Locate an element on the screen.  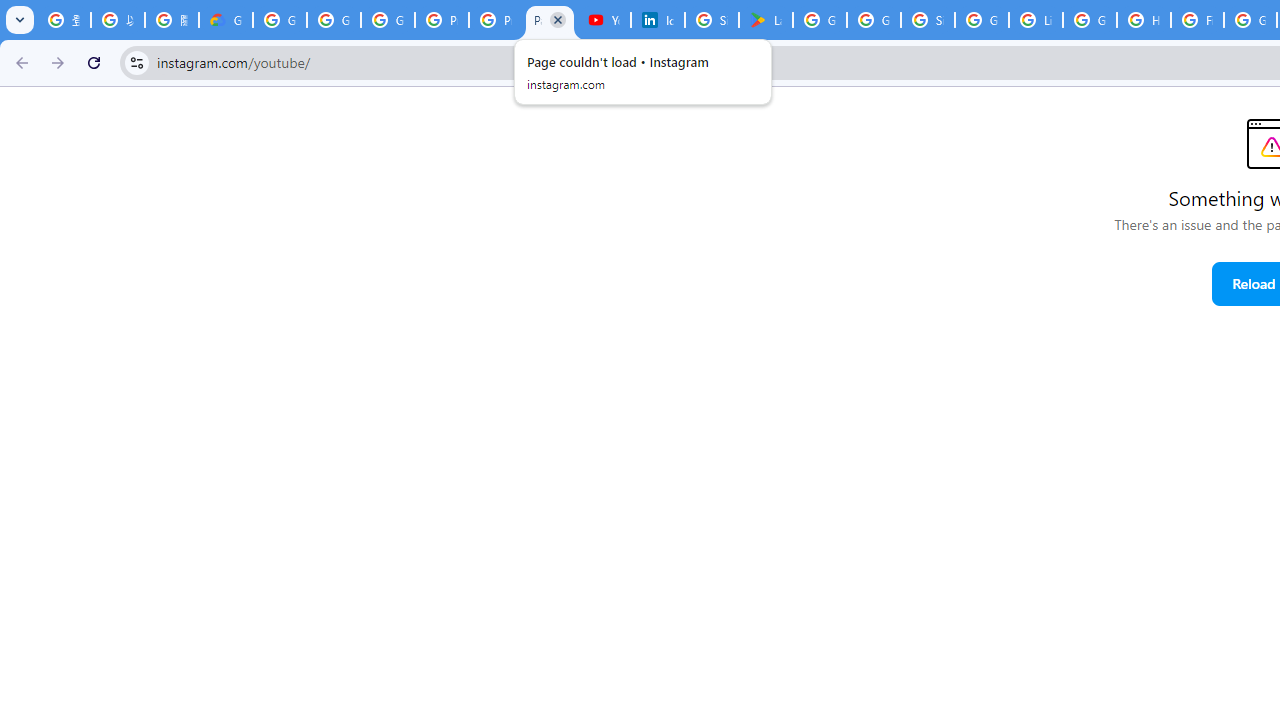
'Sign in - Google Accounts' is located at coordinates (927, 20).